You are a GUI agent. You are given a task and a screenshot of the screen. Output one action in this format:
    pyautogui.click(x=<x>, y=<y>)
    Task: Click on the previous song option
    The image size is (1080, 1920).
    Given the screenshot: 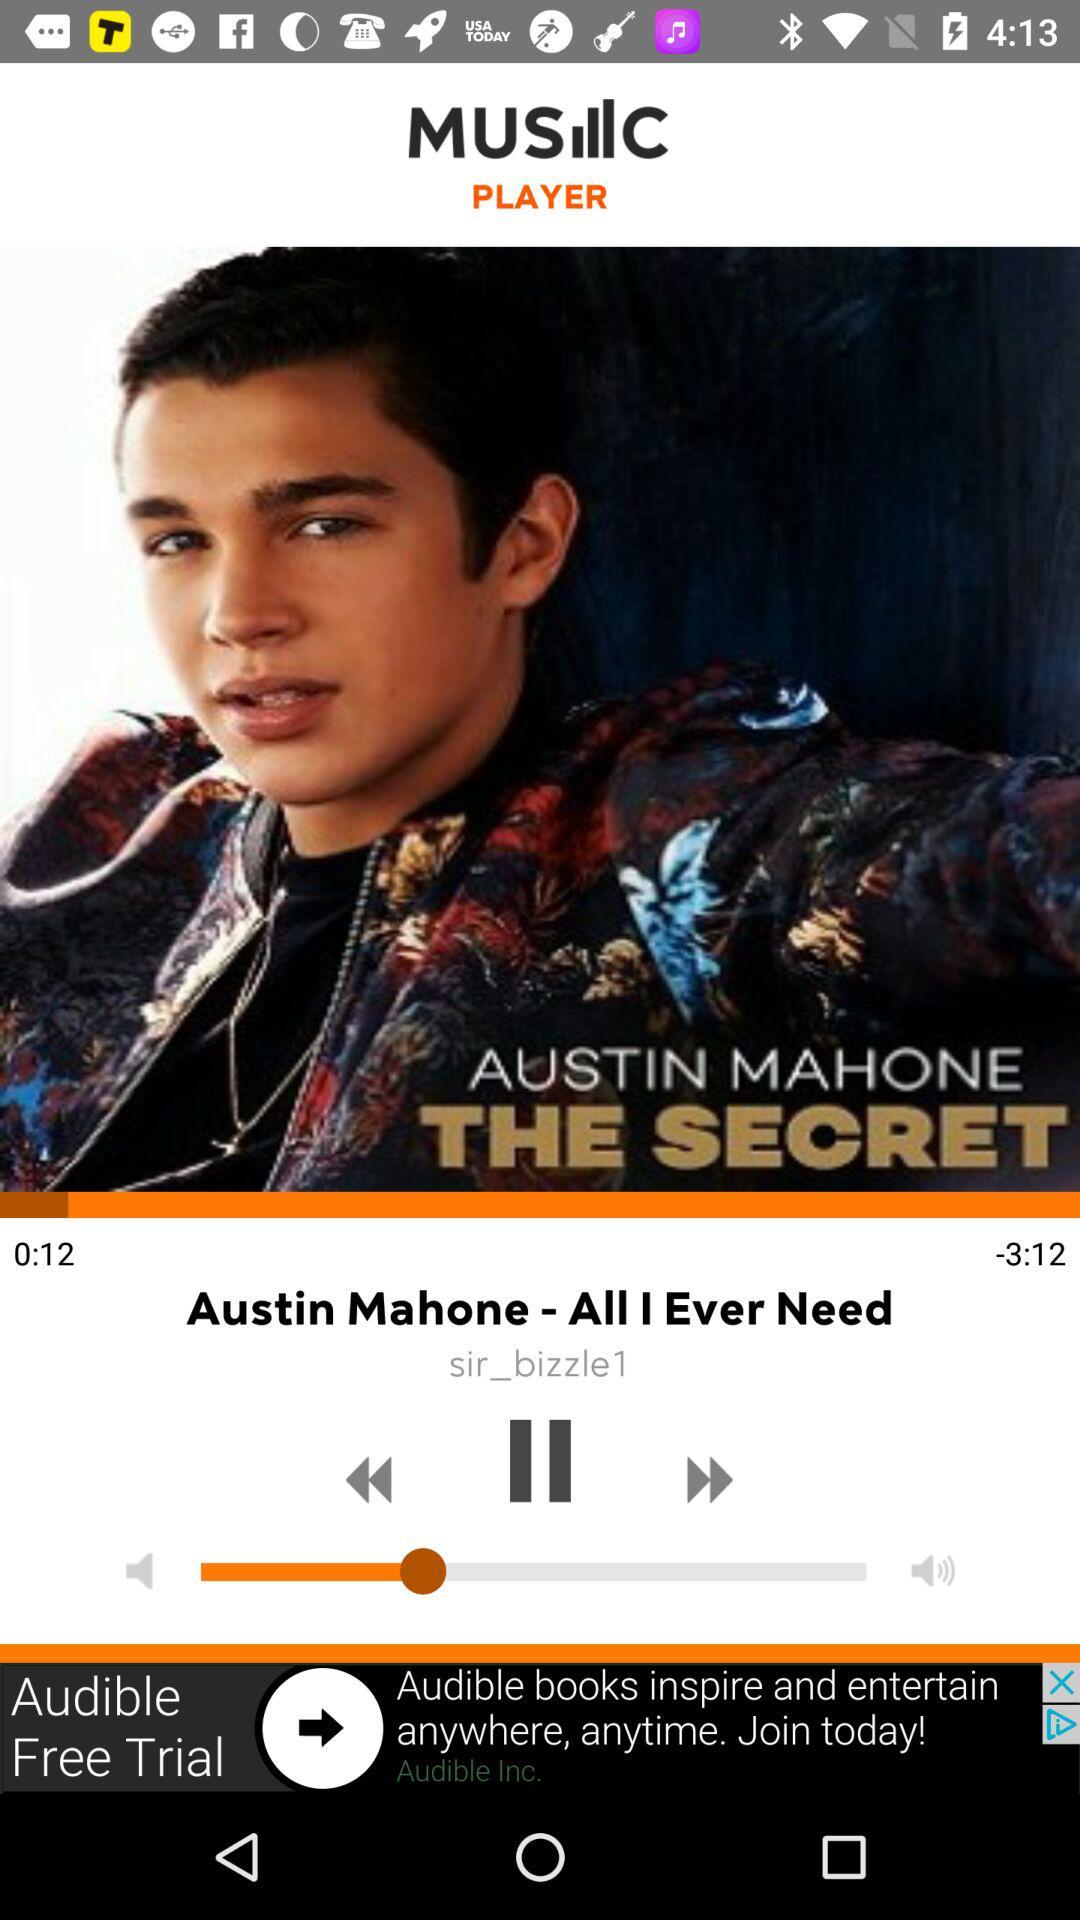 What is the action you would take?
    pyautogui.click(x=369, y=1480)
    